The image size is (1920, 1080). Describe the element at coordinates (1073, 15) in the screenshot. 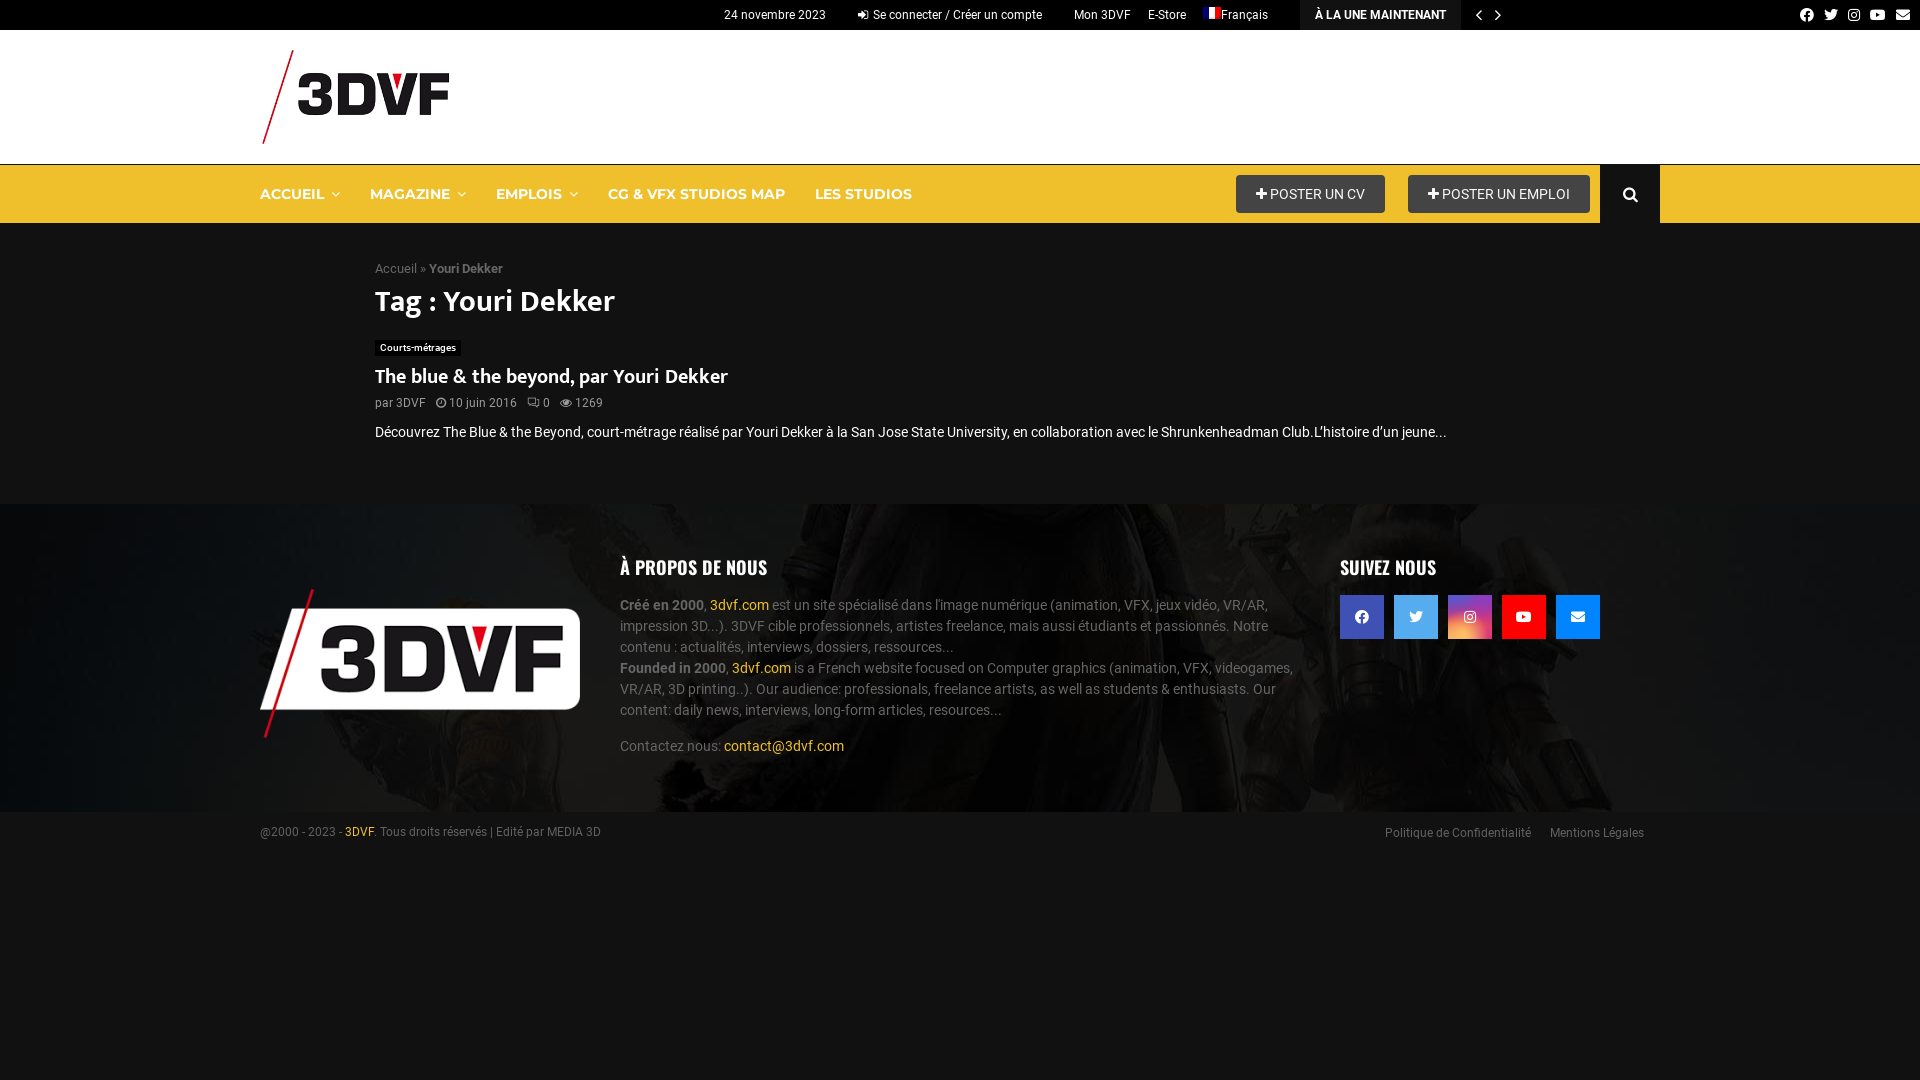

I see `'Mon 3DVF'` at that location.